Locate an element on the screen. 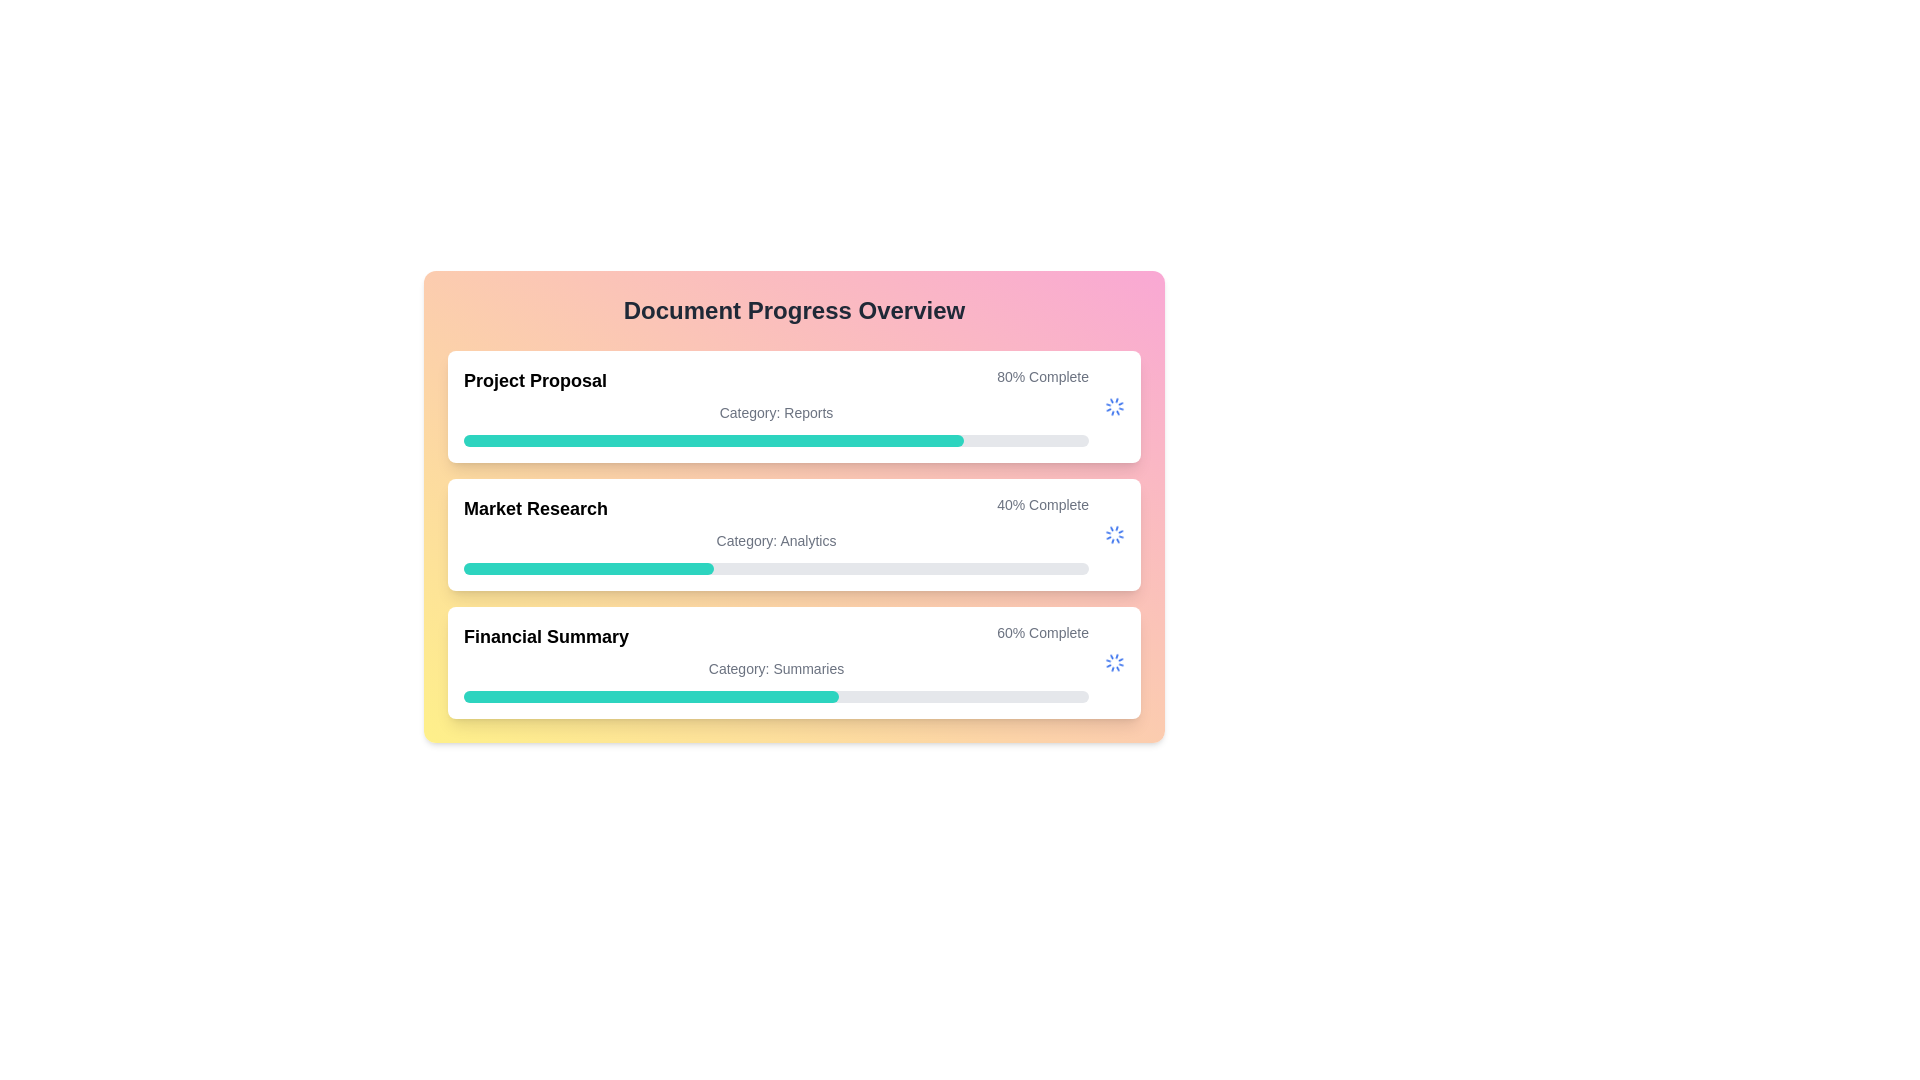  the Progress Indicator that visually represents 40% completion of the 'Market Research' task, located in the middle of the 'Market Research' section is located at coordinates (588, 569).